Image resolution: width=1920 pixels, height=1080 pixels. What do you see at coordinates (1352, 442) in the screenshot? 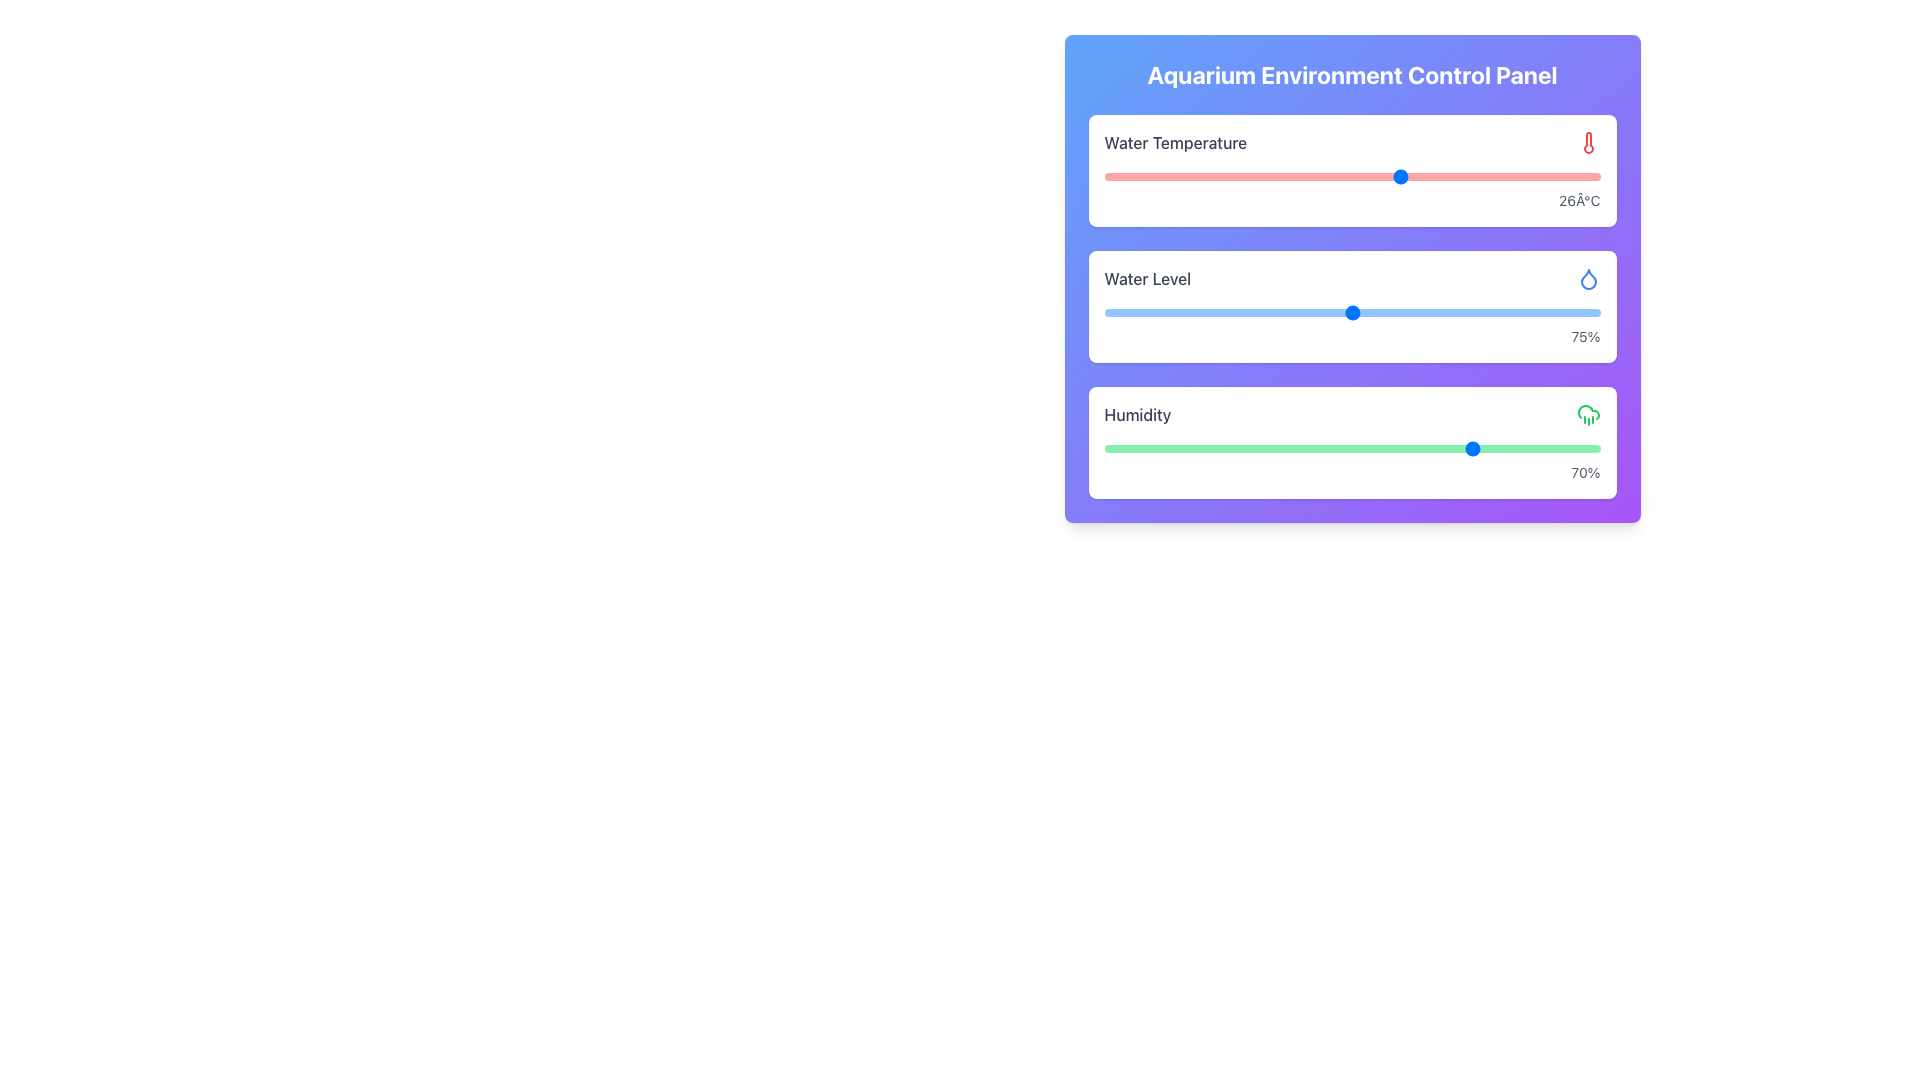
I see `the slider on the Interactive panel` at bounding box center [1352, 442].